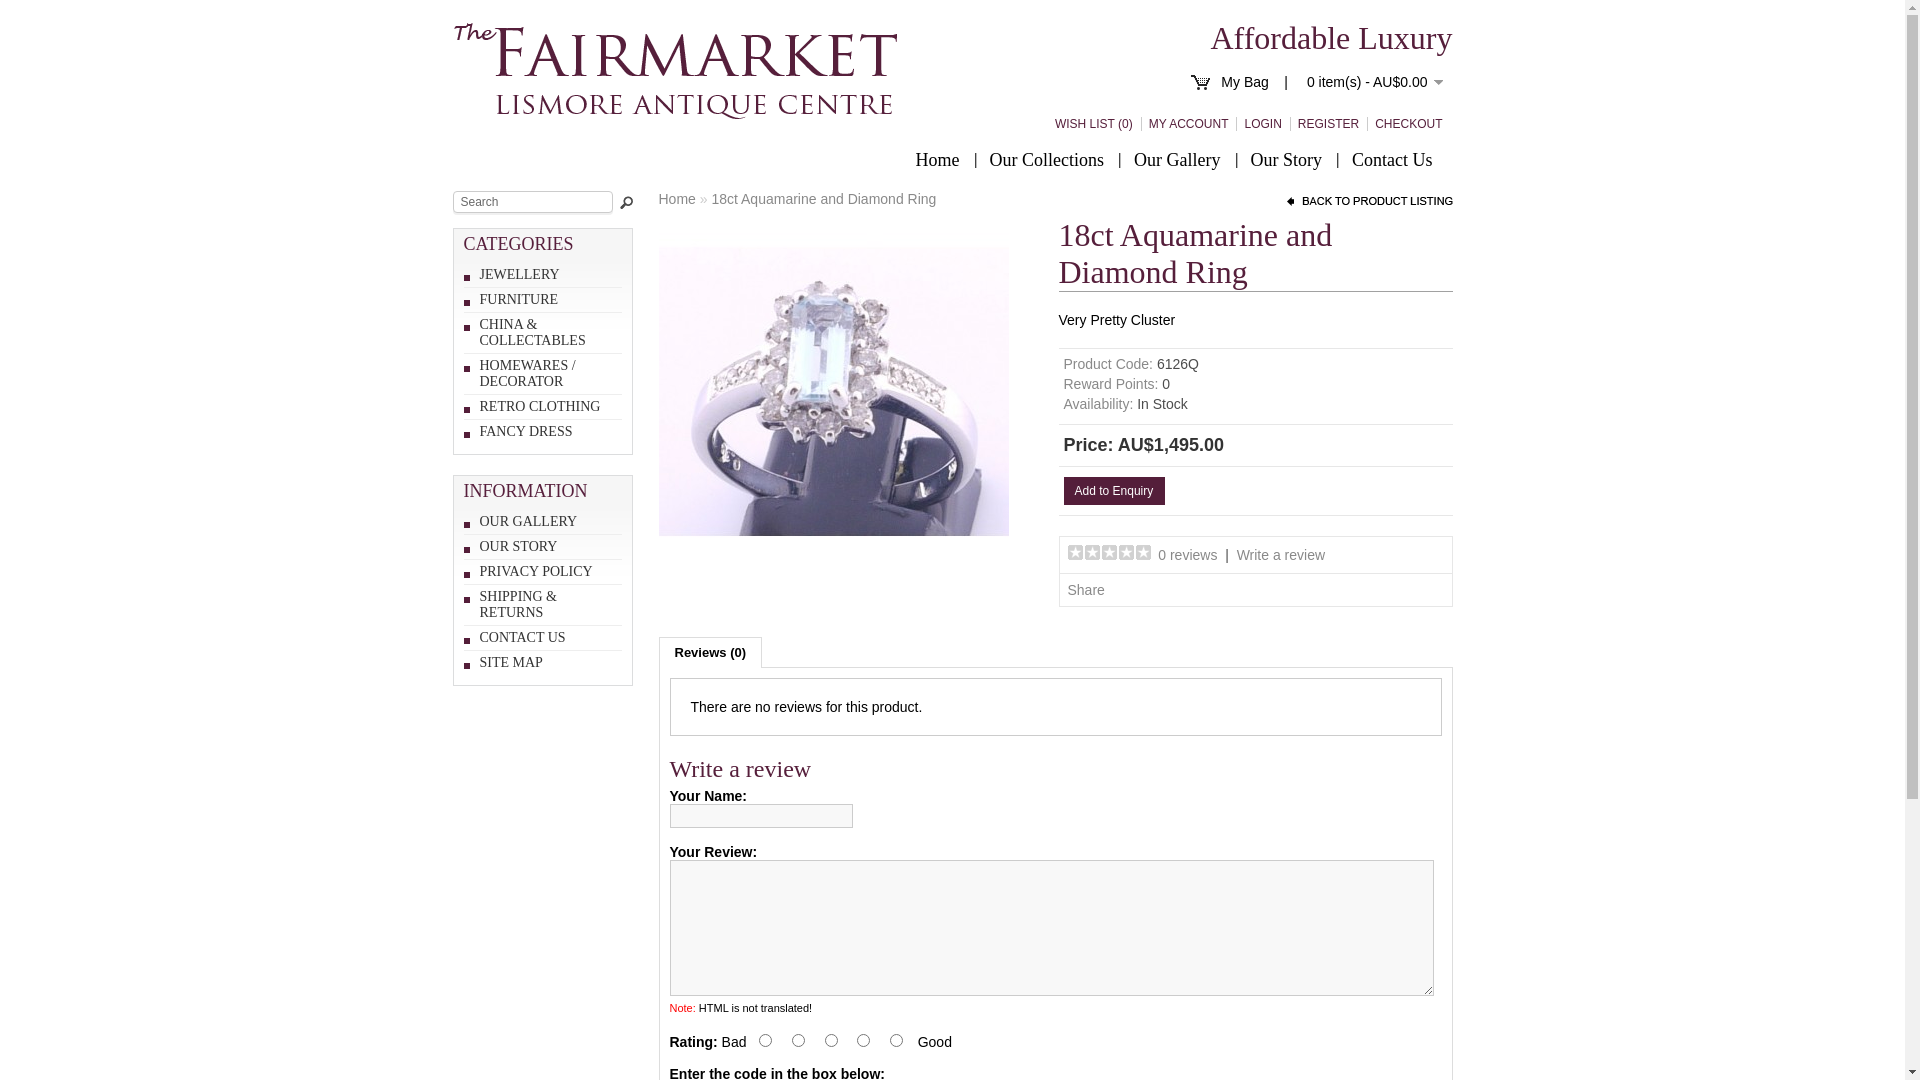 The width and height of the screenshot is (1920, 1080). Describe the element at coordinates (710, 652) in the screenshot. I see `'Reviews (0)'` at that location.